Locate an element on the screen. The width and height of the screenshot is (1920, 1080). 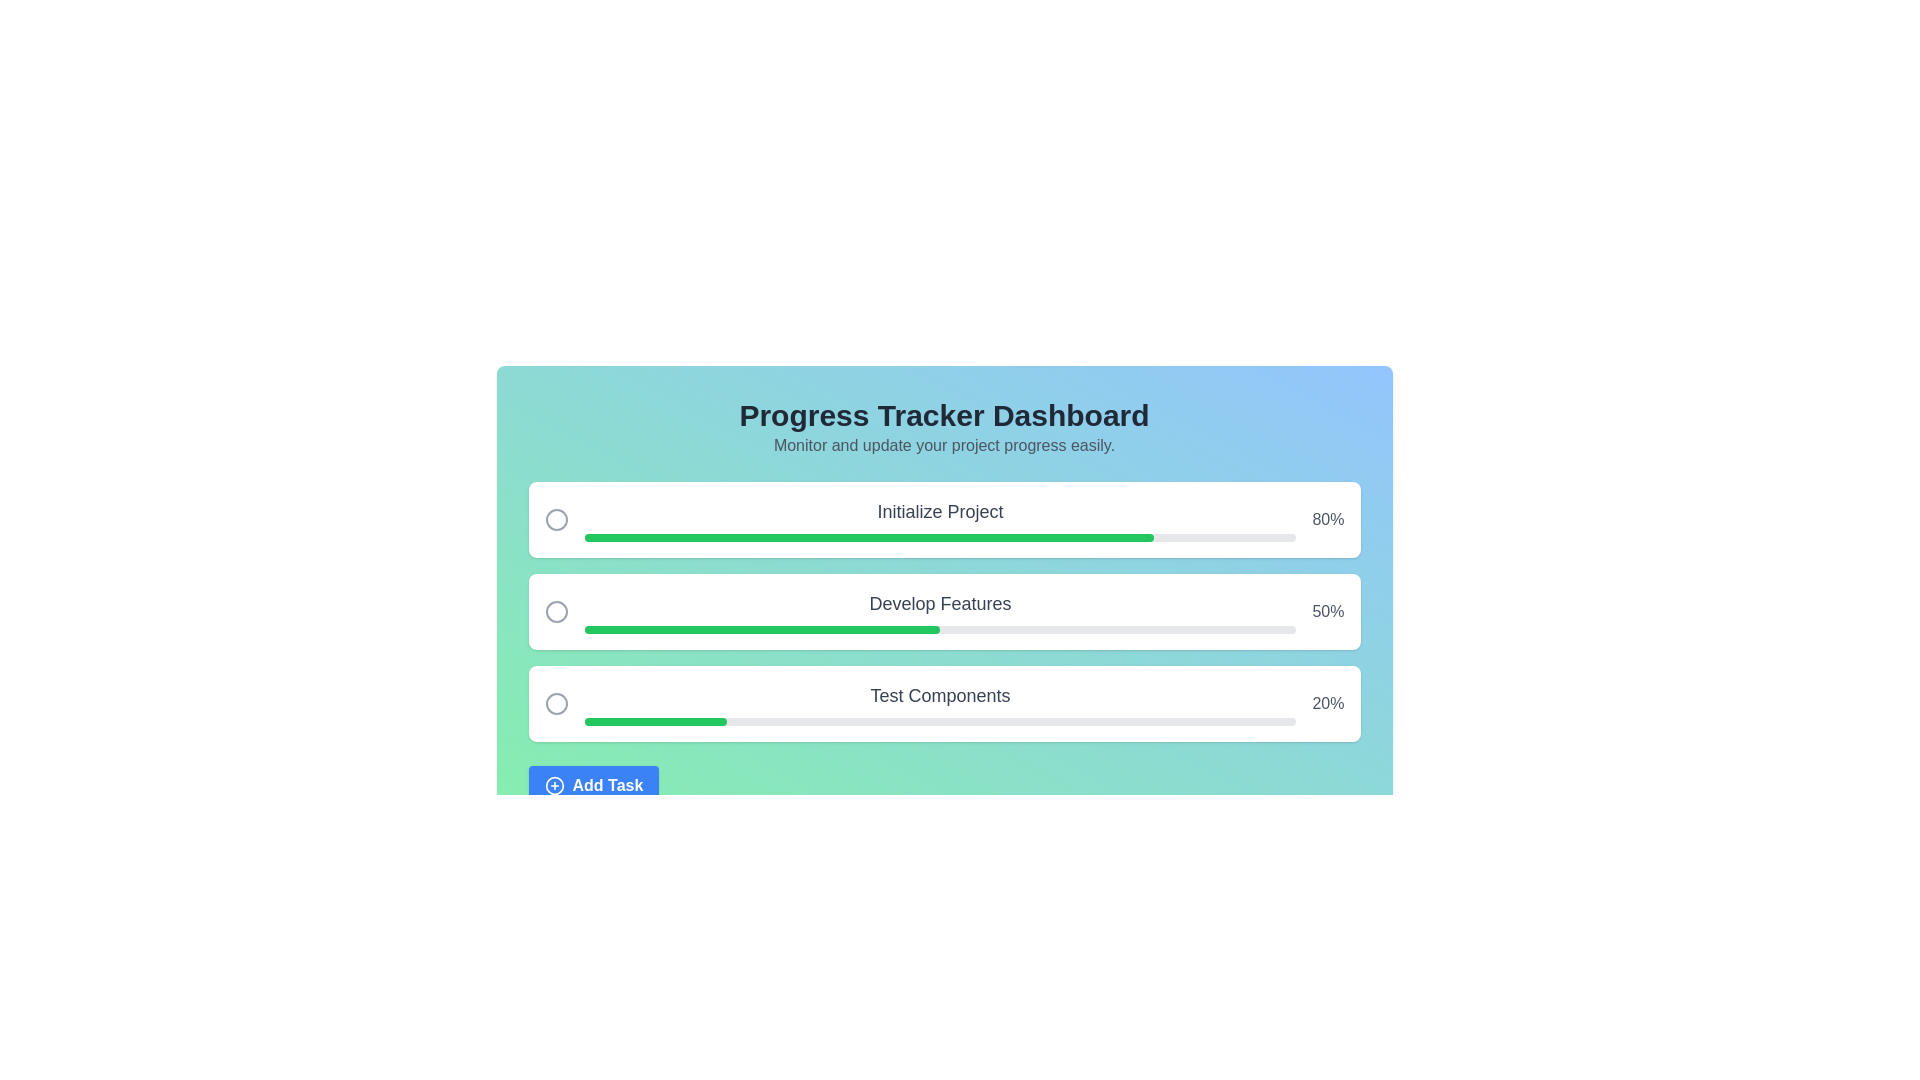
the third circular indicator in the progress tracker section next to the 'Test Components' label is located at coordinates (556, 703).